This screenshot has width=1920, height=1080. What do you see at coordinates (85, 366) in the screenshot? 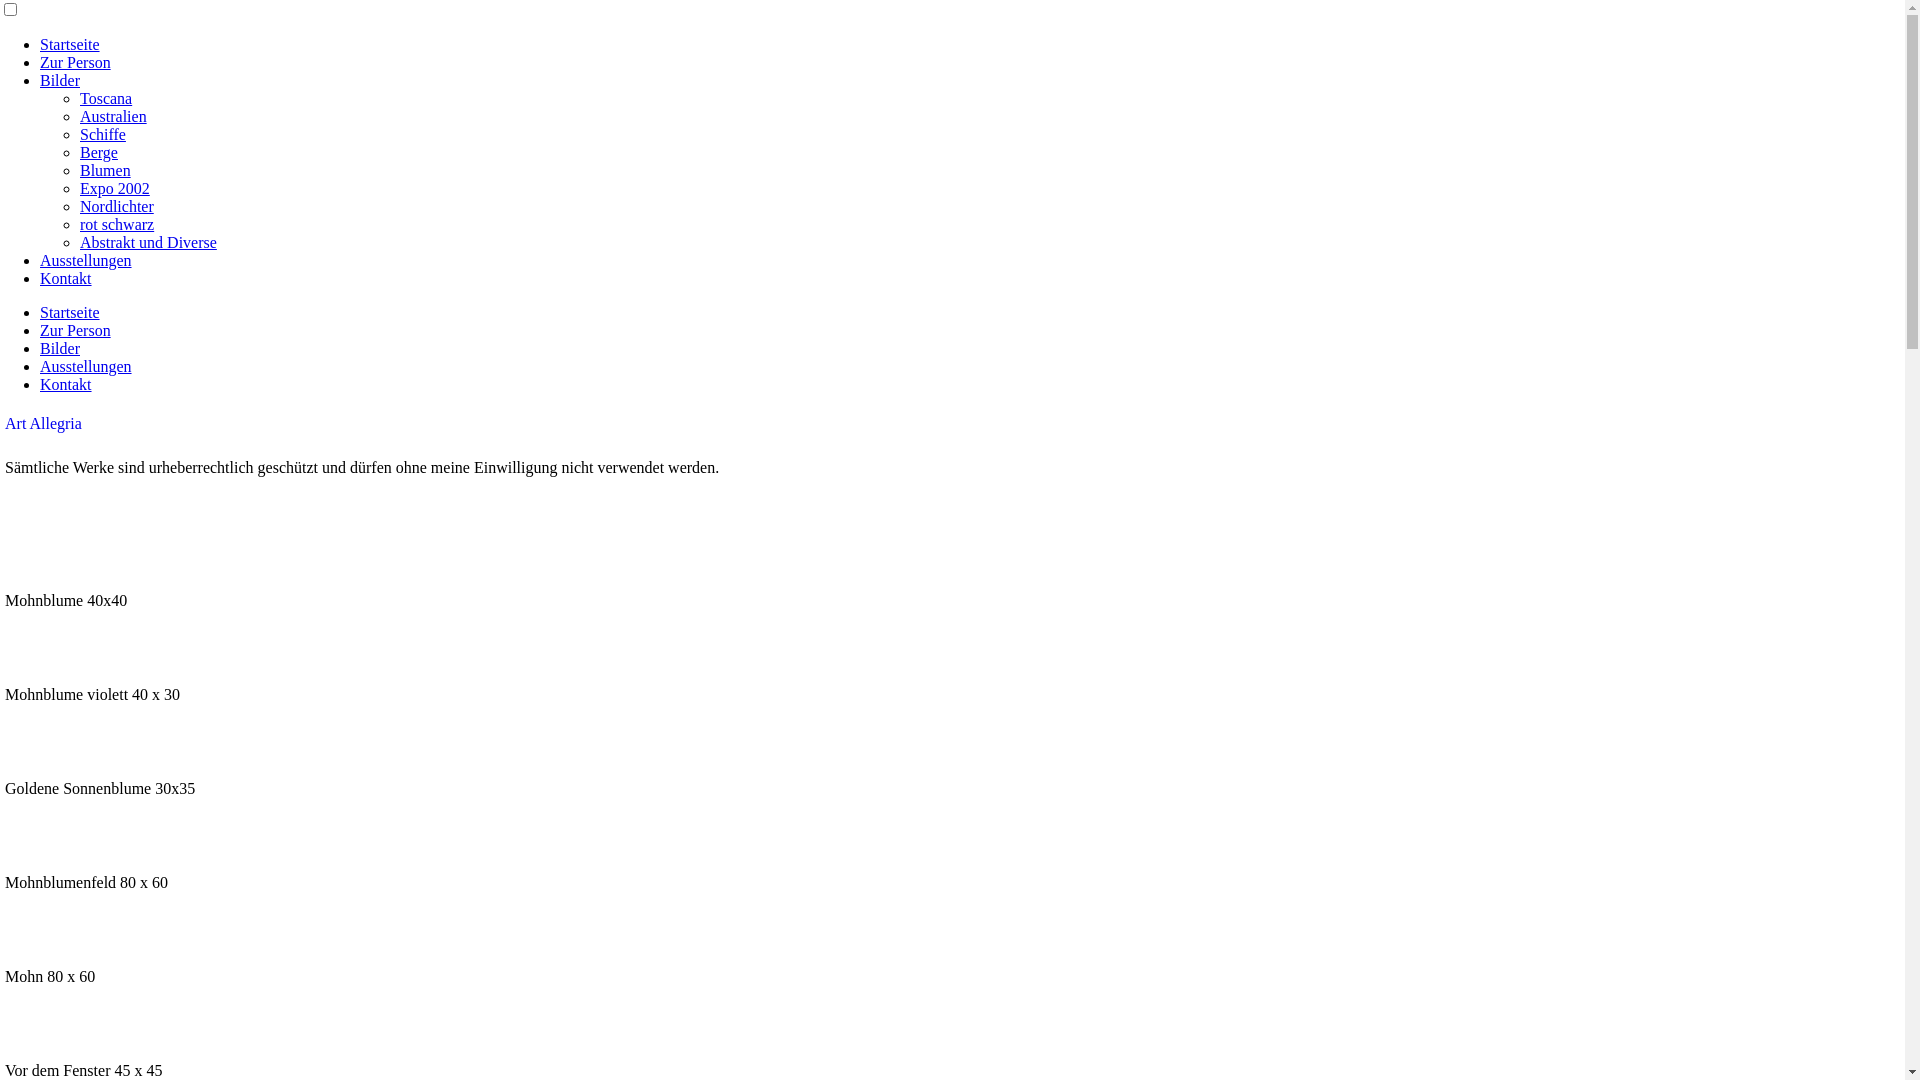
I see `'Ausstellungen'` at bounding box center [85, 366].